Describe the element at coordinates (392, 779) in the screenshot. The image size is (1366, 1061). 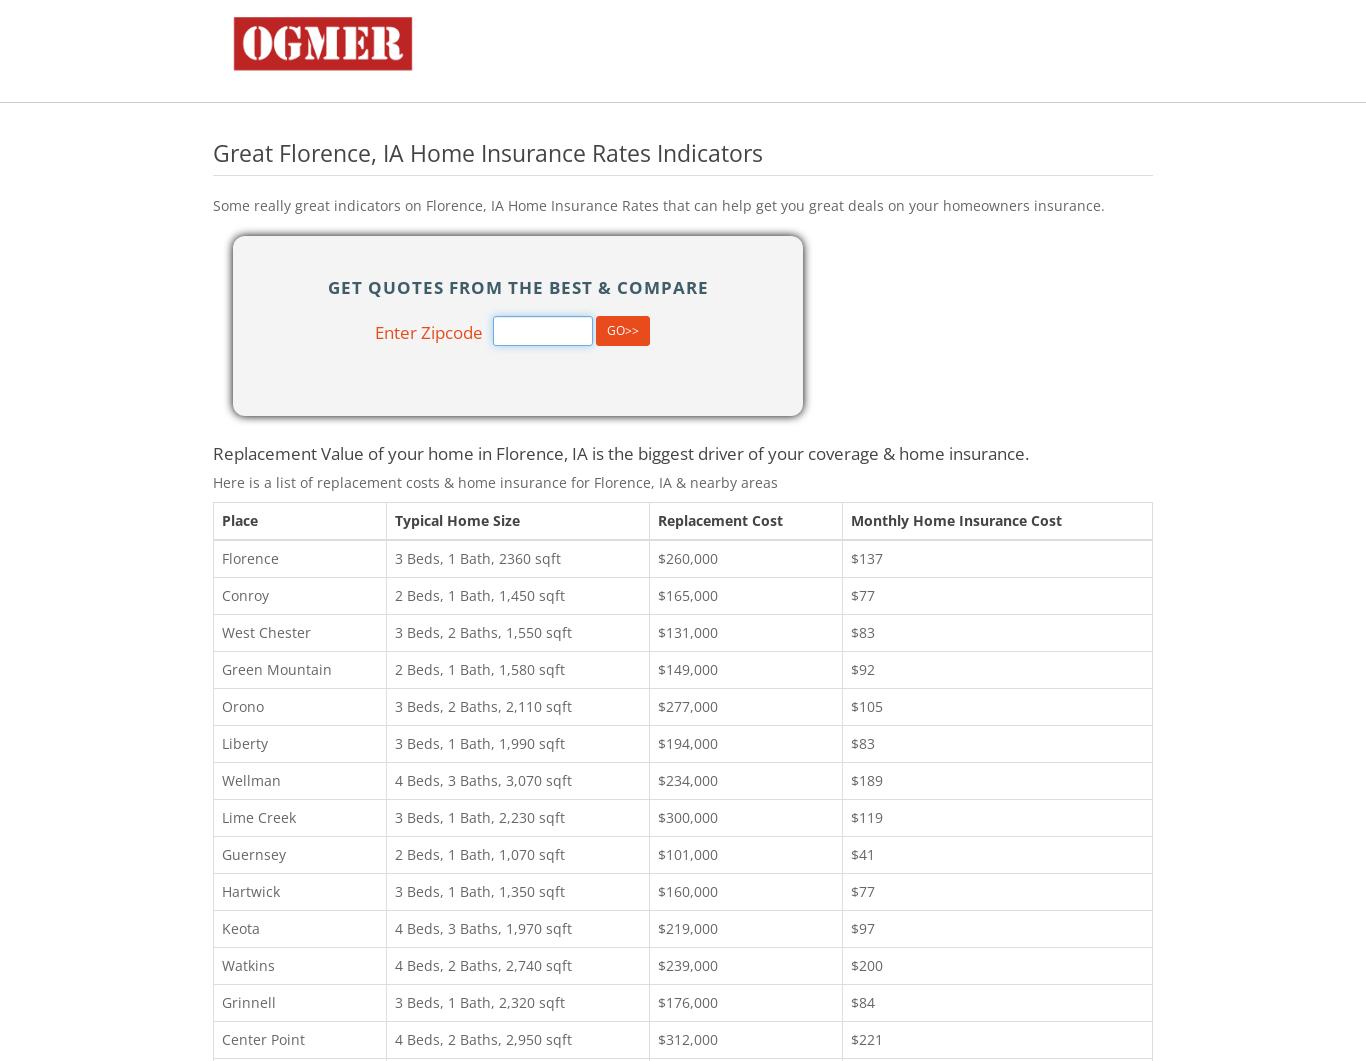
I see `'4 Beds, 3 Baths, 3,070 sqft'` at that location.